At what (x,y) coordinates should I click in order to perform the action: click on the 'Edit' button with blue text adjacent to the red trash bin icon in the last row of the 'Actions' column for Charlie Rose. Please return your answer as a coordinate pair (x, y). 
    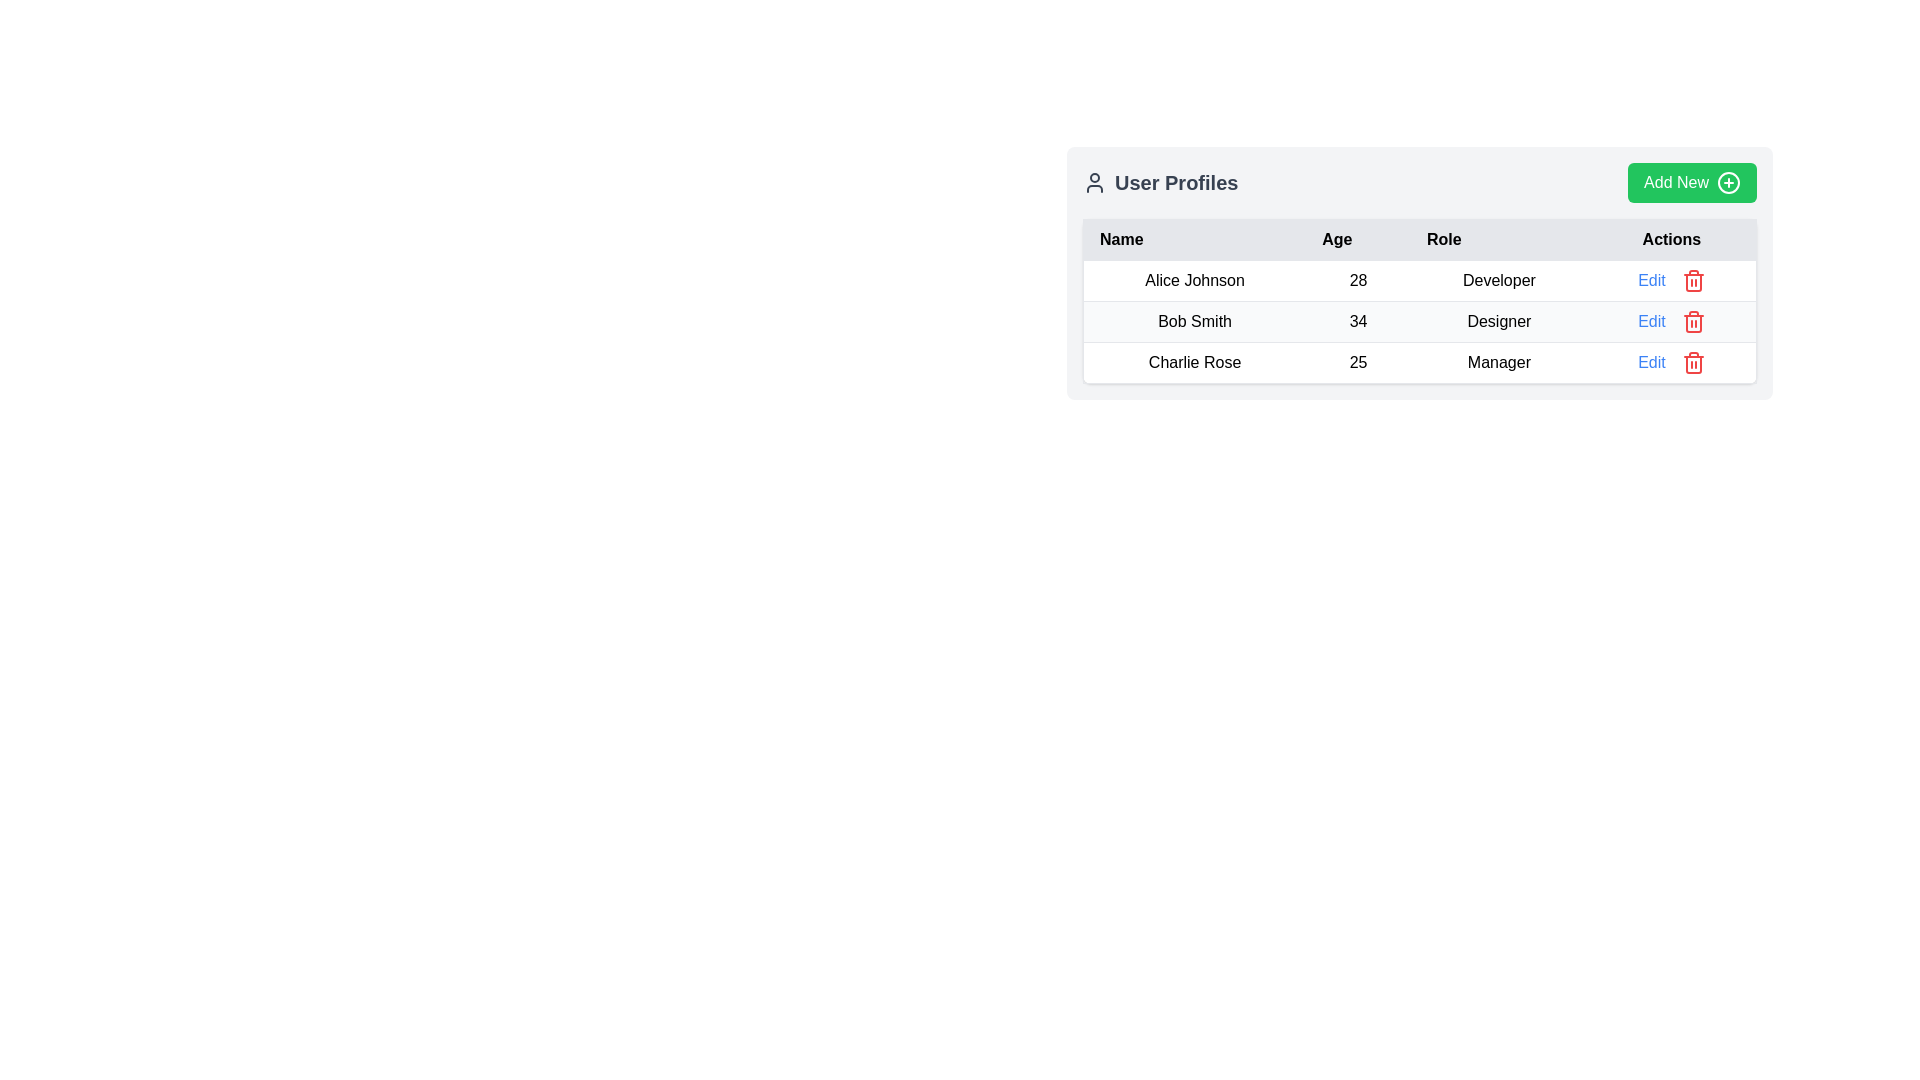
    Looking at the image, I should click on (1671, 362).